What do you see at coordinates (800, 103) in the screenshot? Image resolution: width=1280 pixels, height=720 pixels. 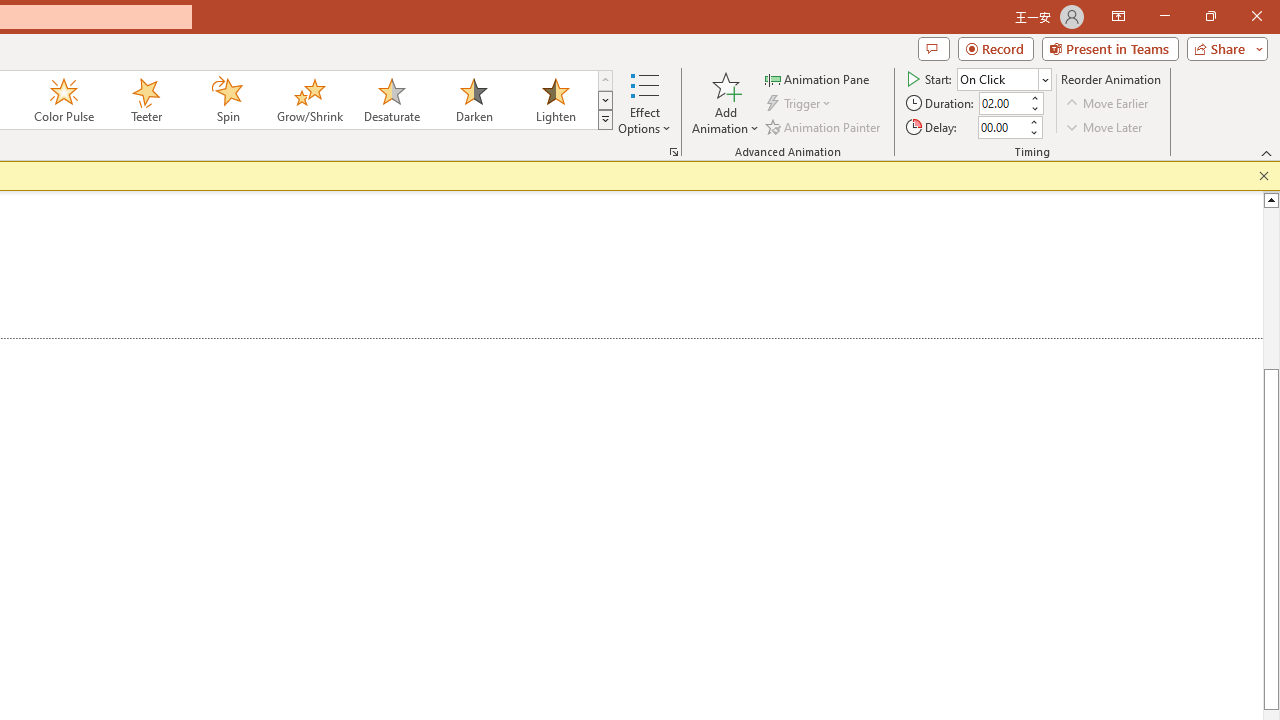 I see `'Trigger'` at bounding box center [800, 103].